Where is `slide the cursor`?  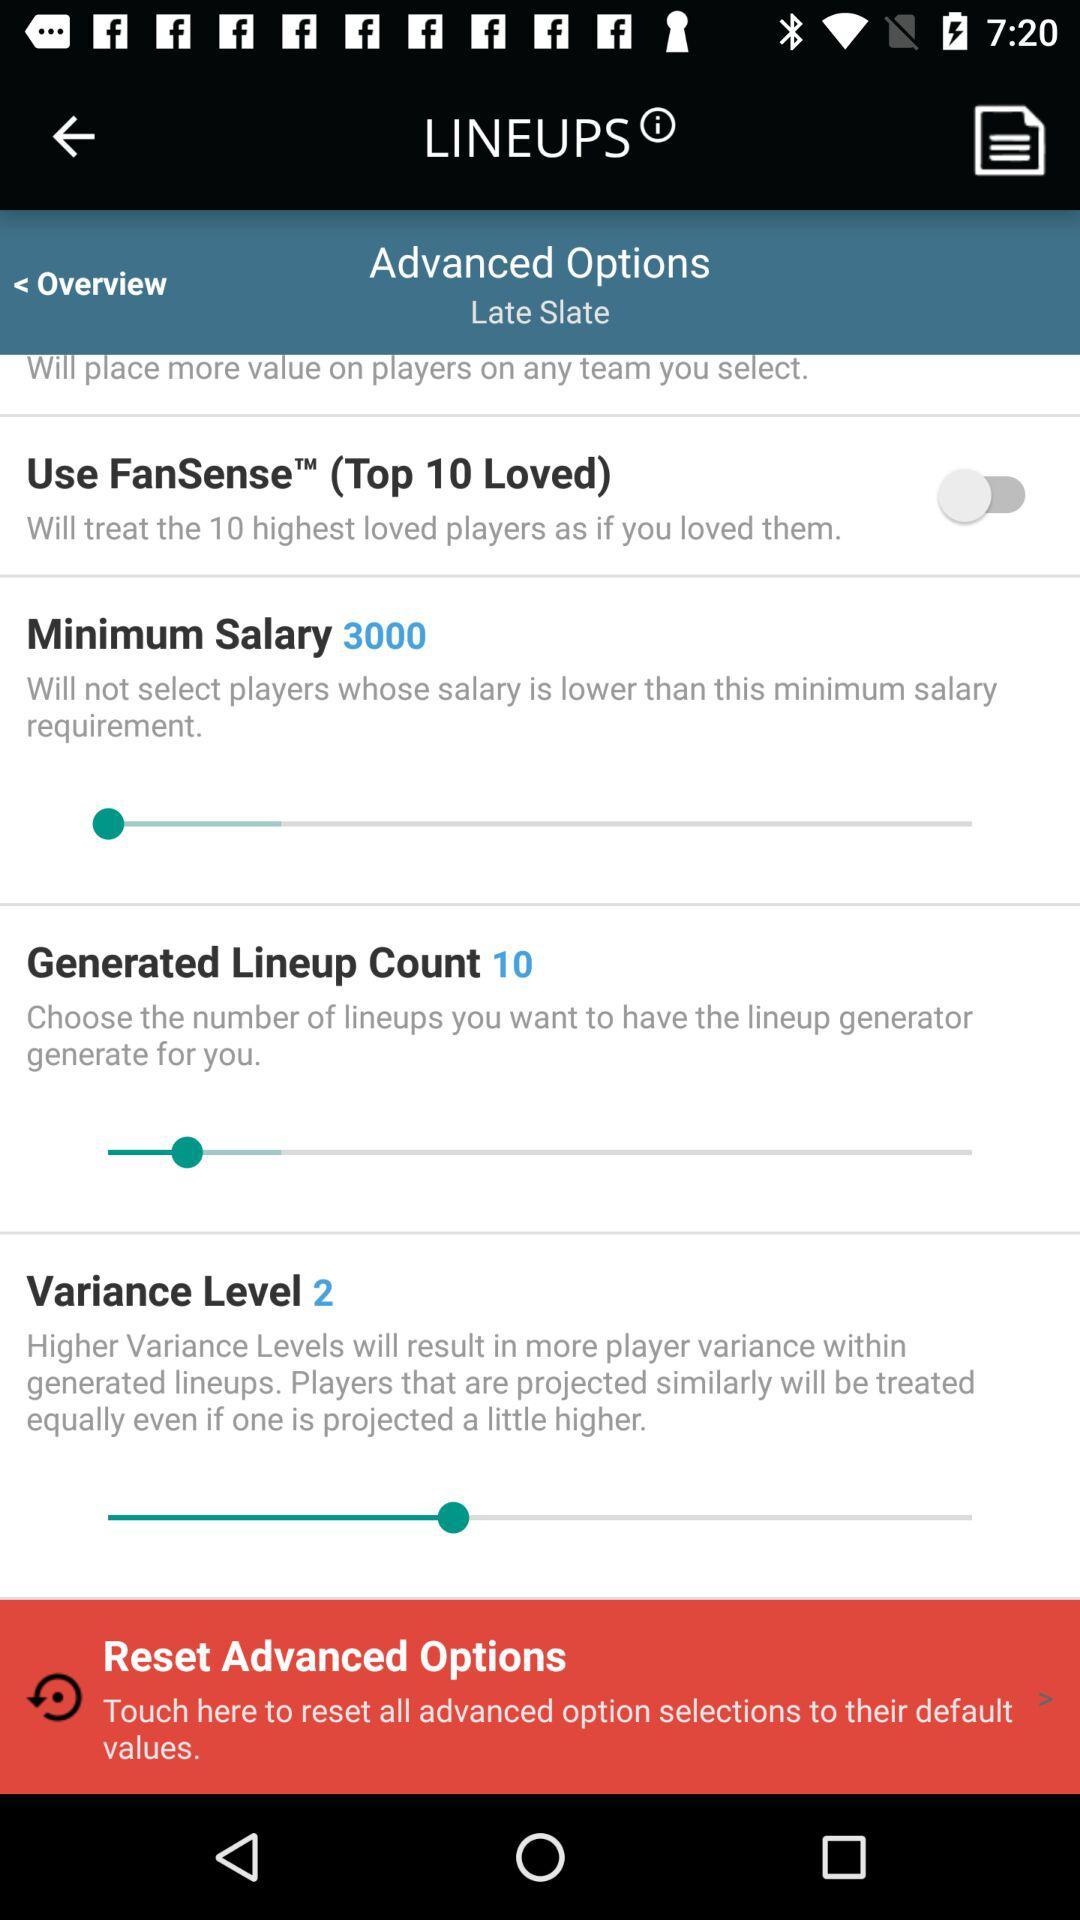 slide the cursor is located at coordinates (540, 824).